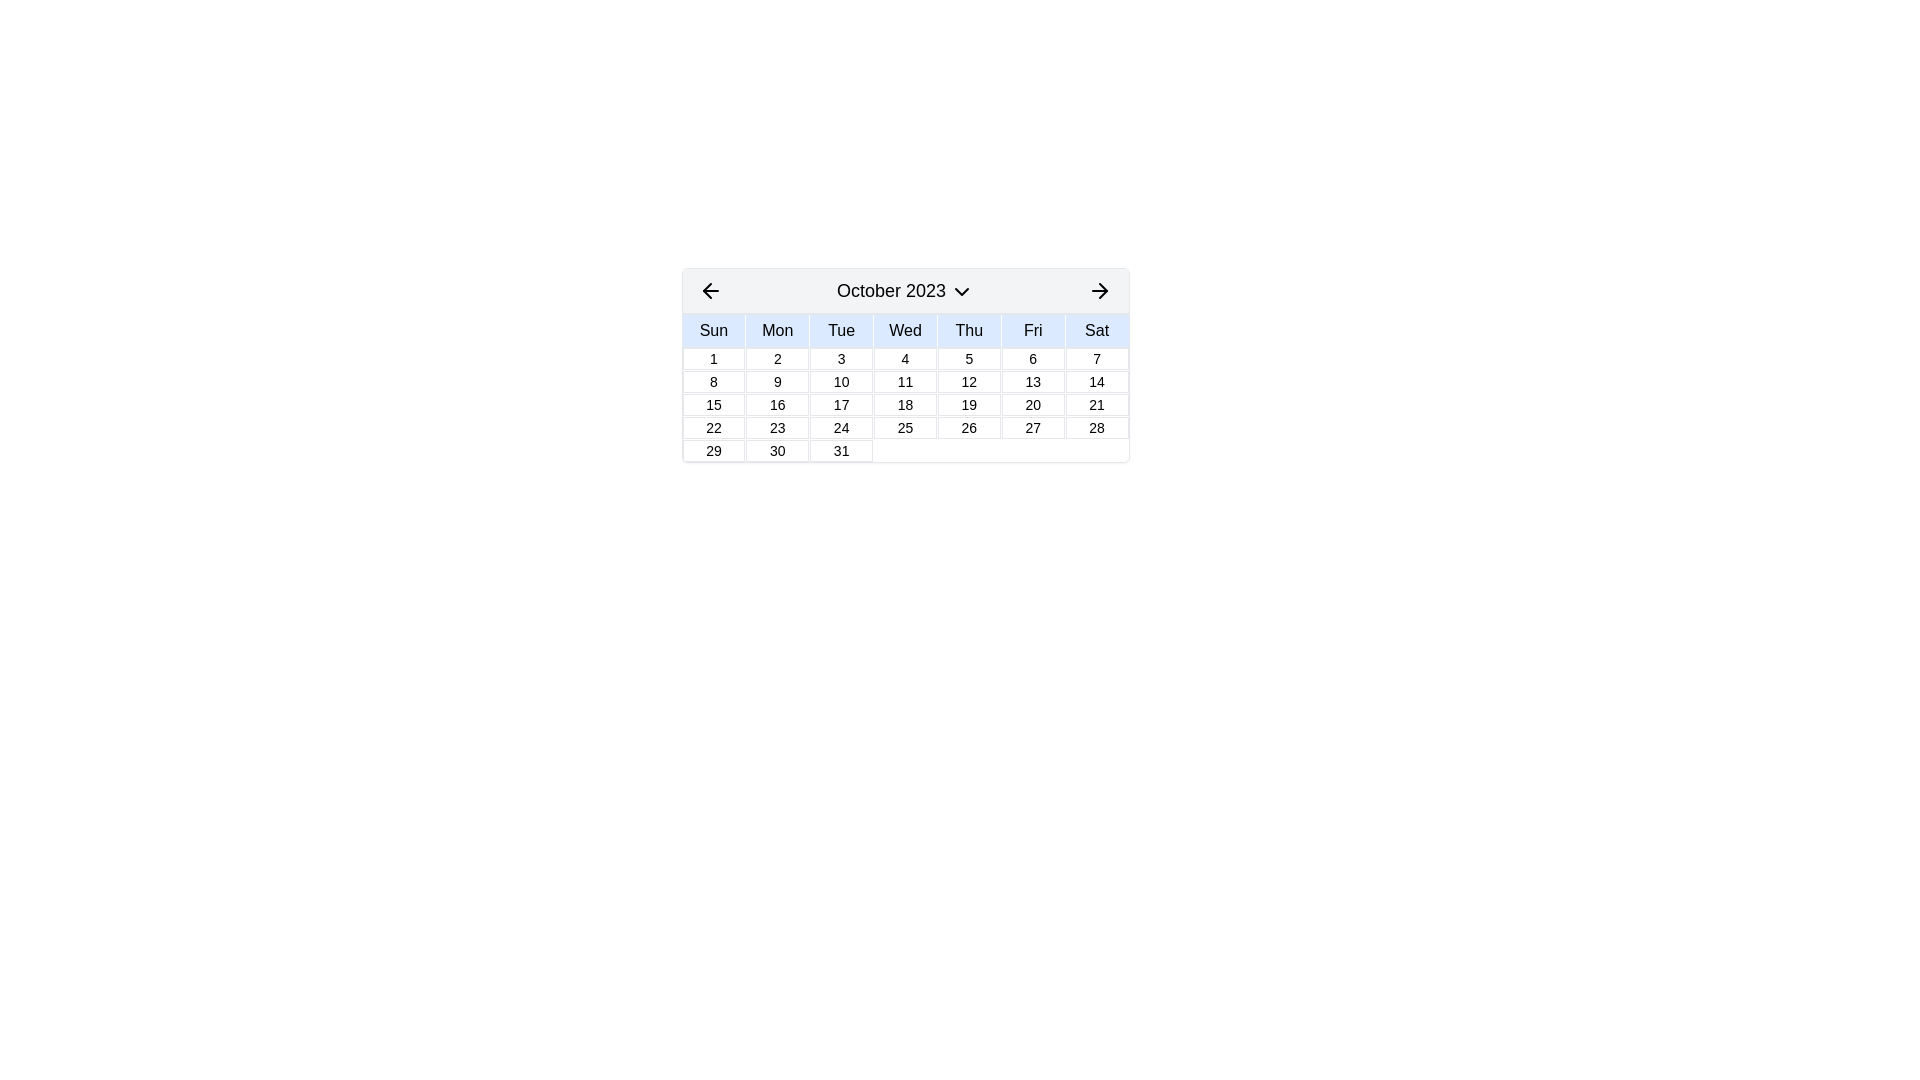 The height and width of the screenshot is (1080, 1920). Describe the element at coordinates (1032, 427) in the screenshot. I see `the text label displaying '27' in the calendar grid` at that location.